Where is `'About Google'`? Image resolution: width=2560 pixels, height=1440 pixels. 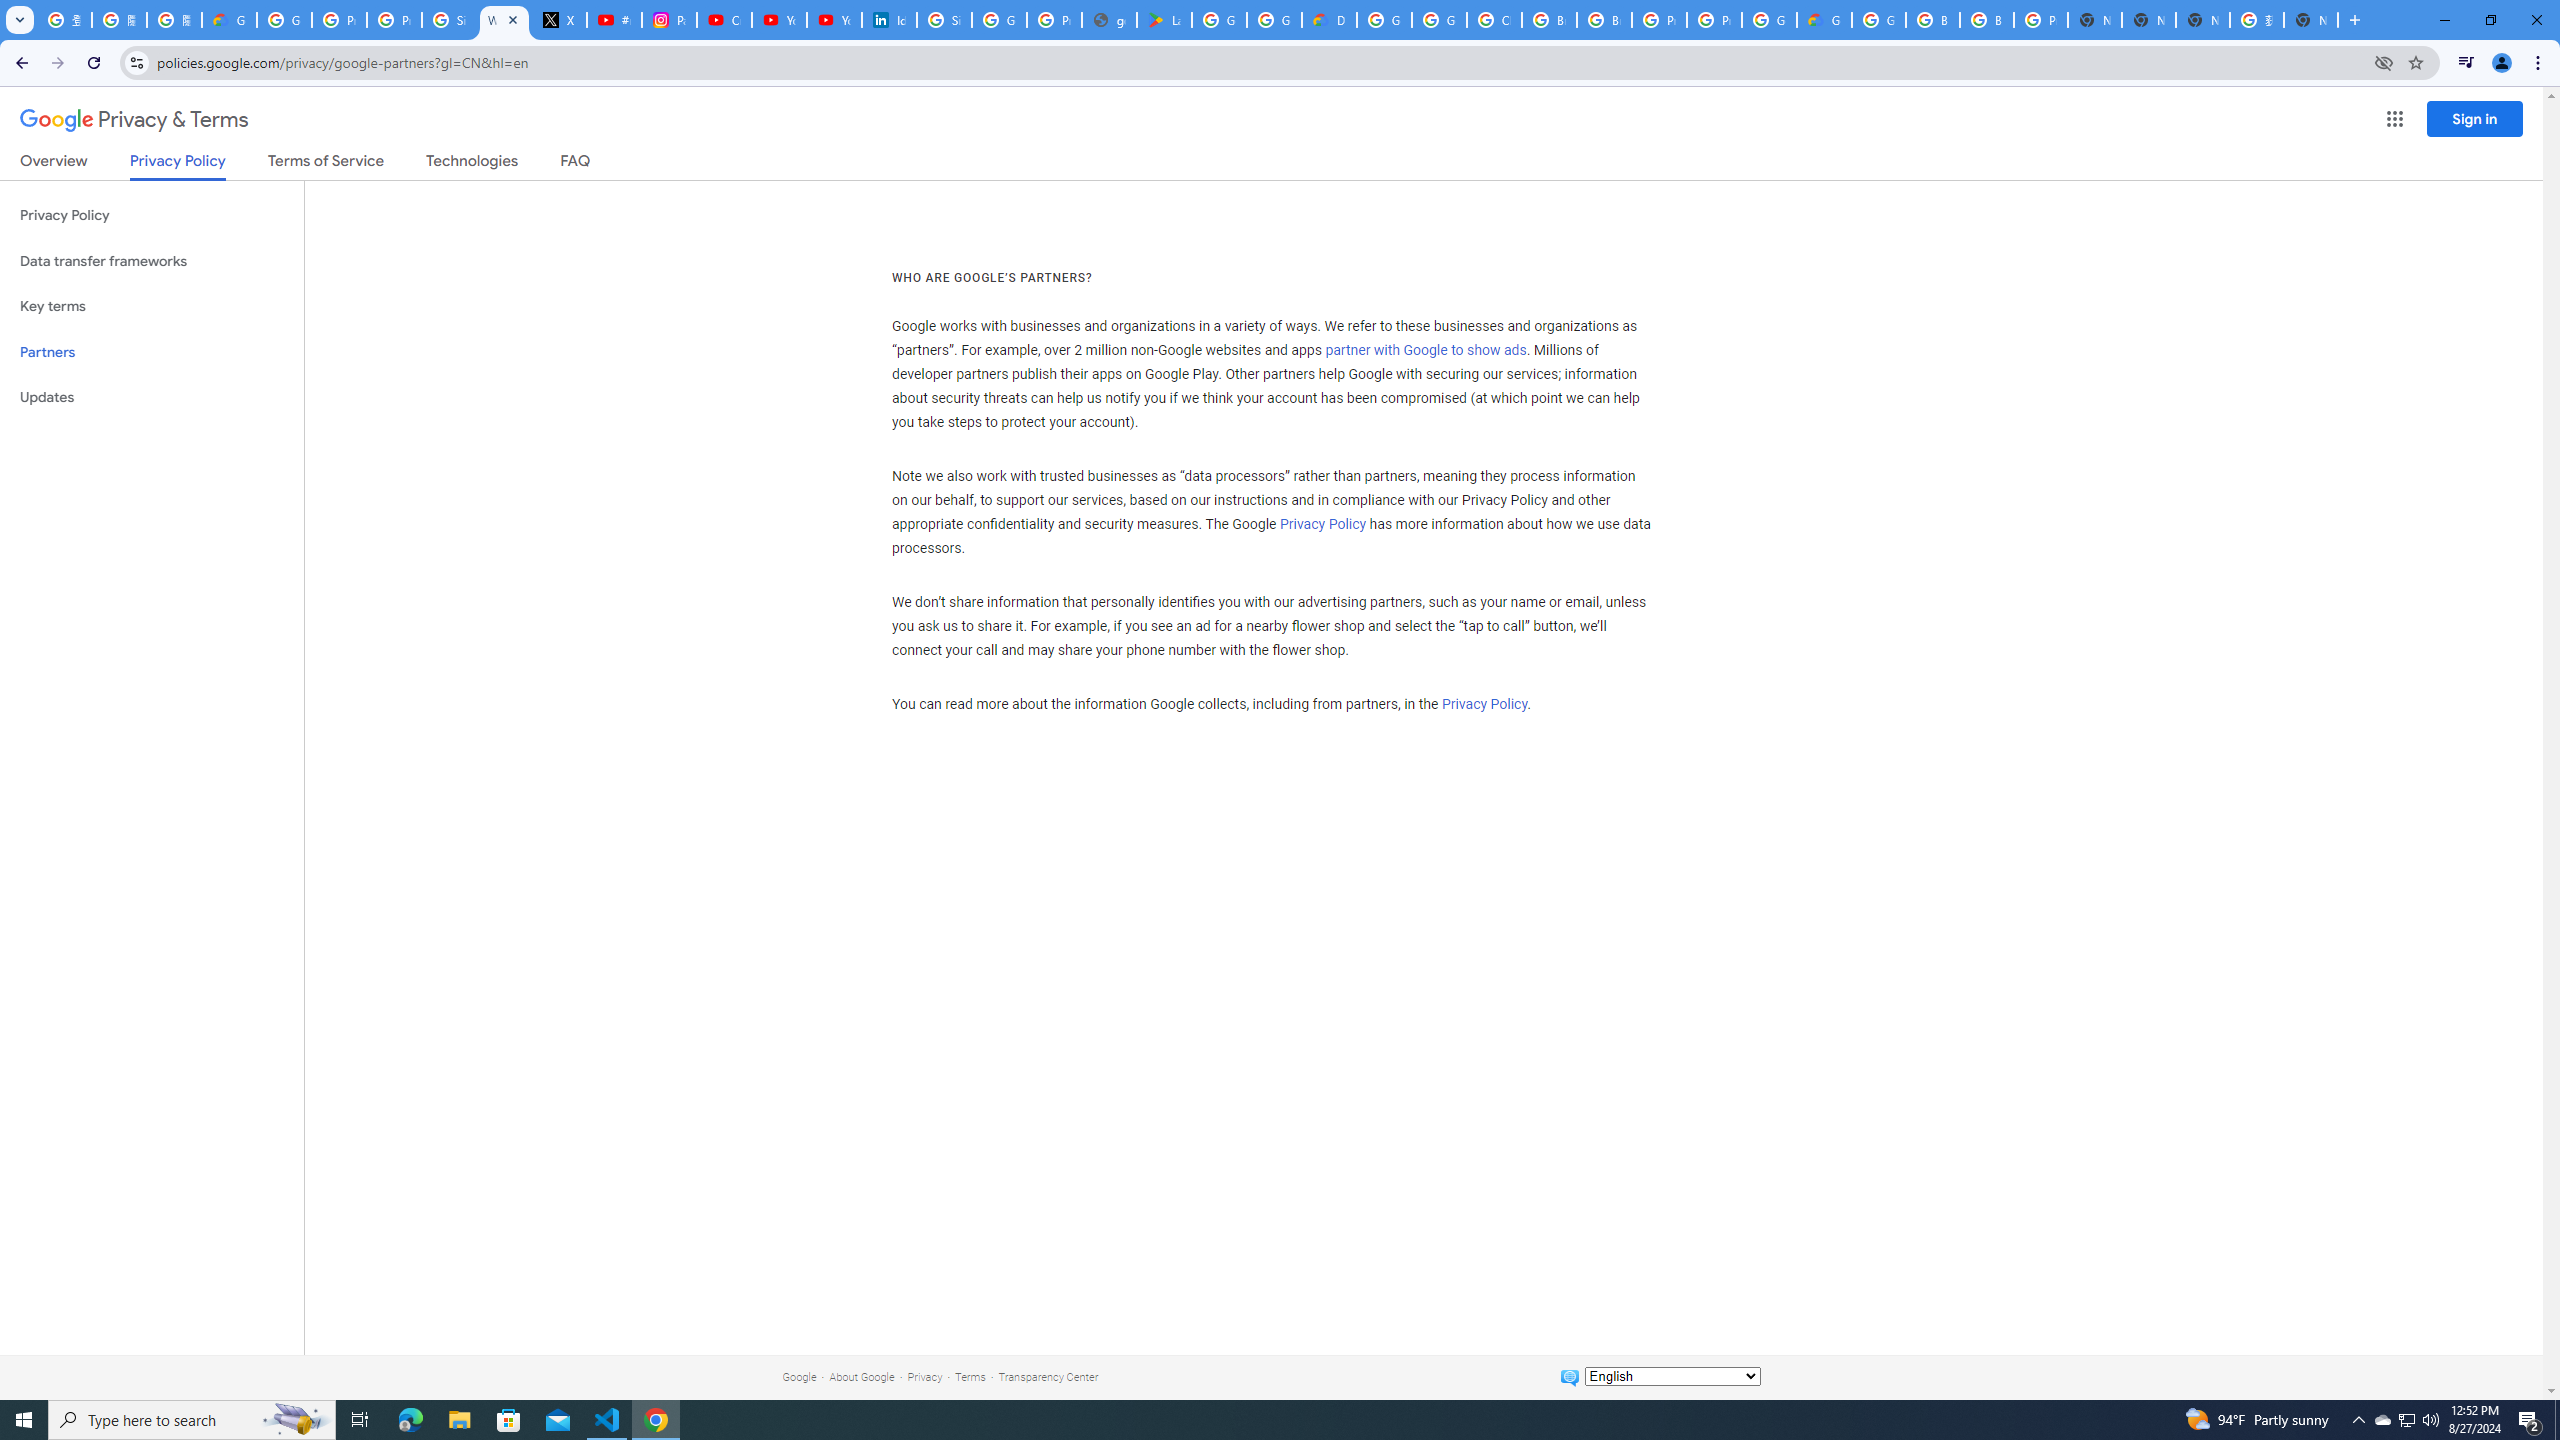
'About Google' is located at coordinates (861, 1376).